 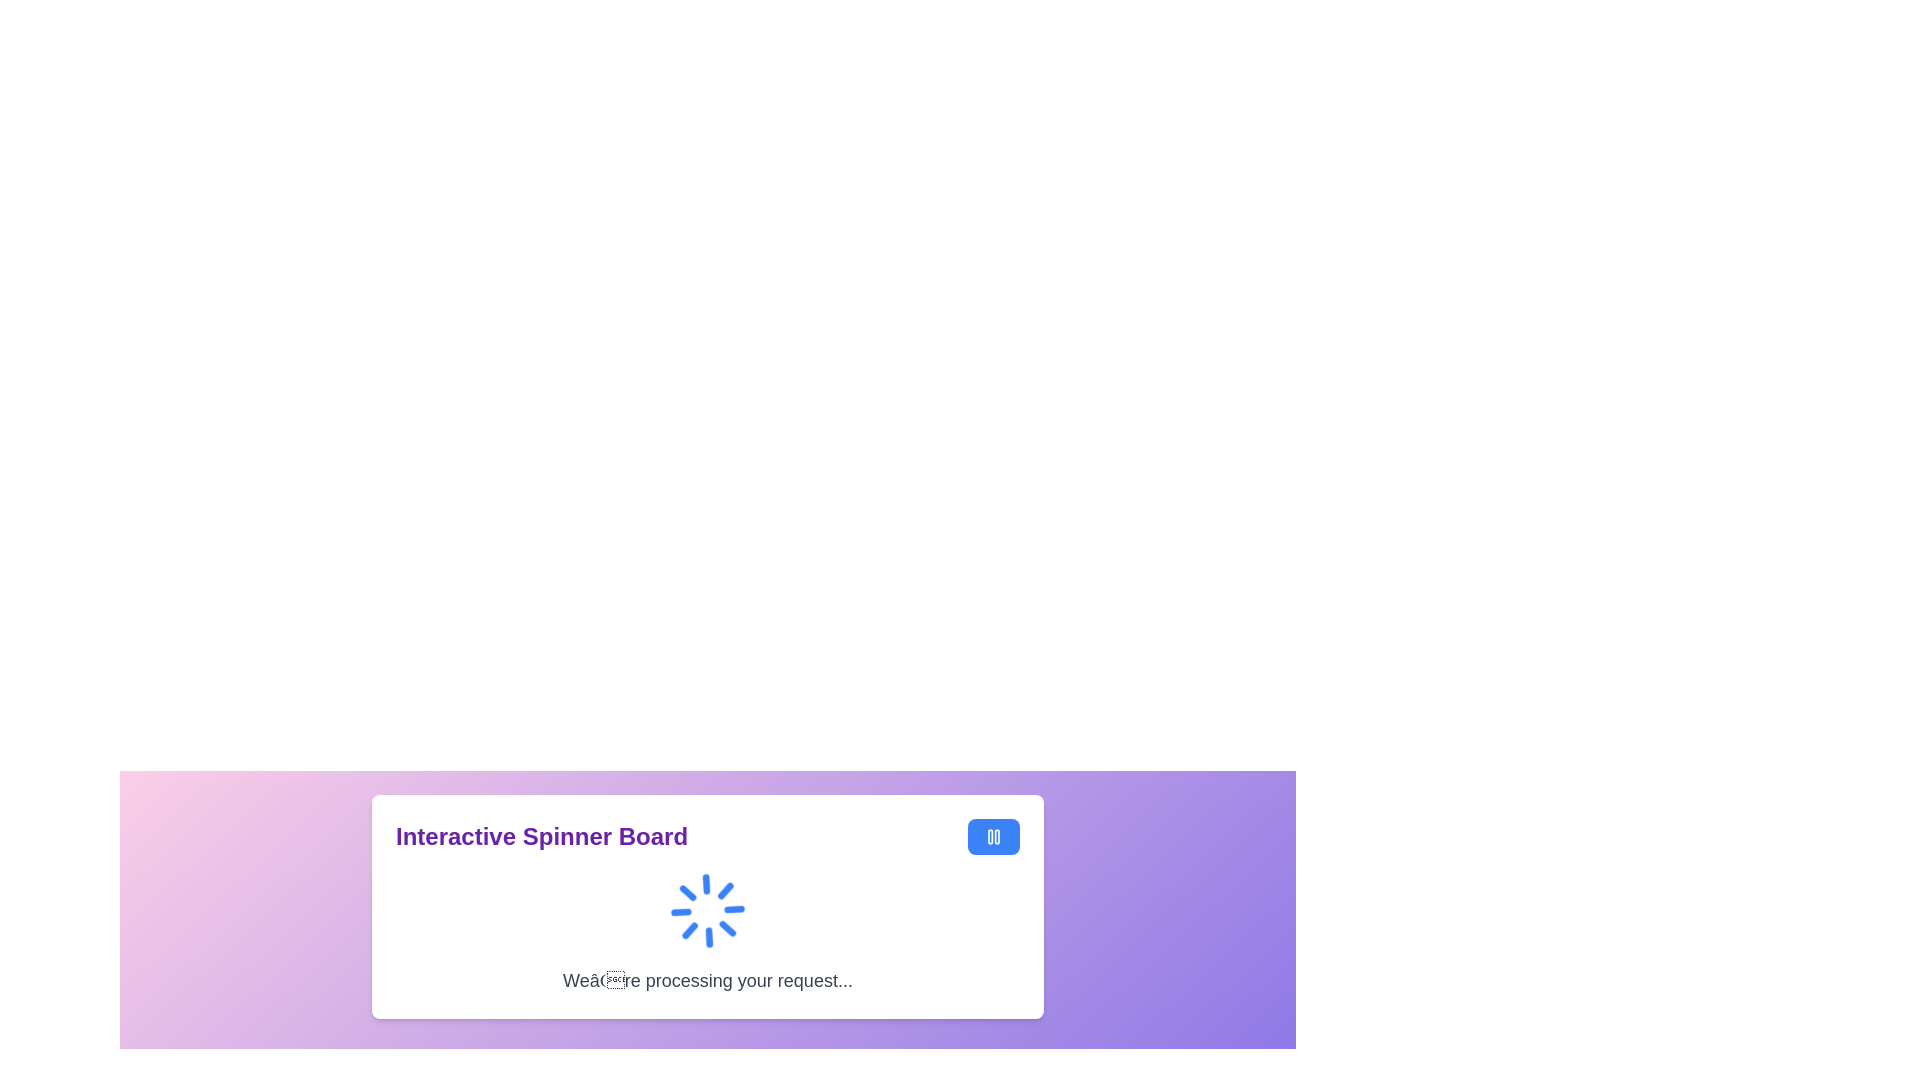 What do you see at coordinates (997, 837) in the screenshot?
I see `the right vertical bar of the 'pause' icon located within the blue circular button in the 'Interactive Spinner Board' panel` at bounding box center [997, 837].